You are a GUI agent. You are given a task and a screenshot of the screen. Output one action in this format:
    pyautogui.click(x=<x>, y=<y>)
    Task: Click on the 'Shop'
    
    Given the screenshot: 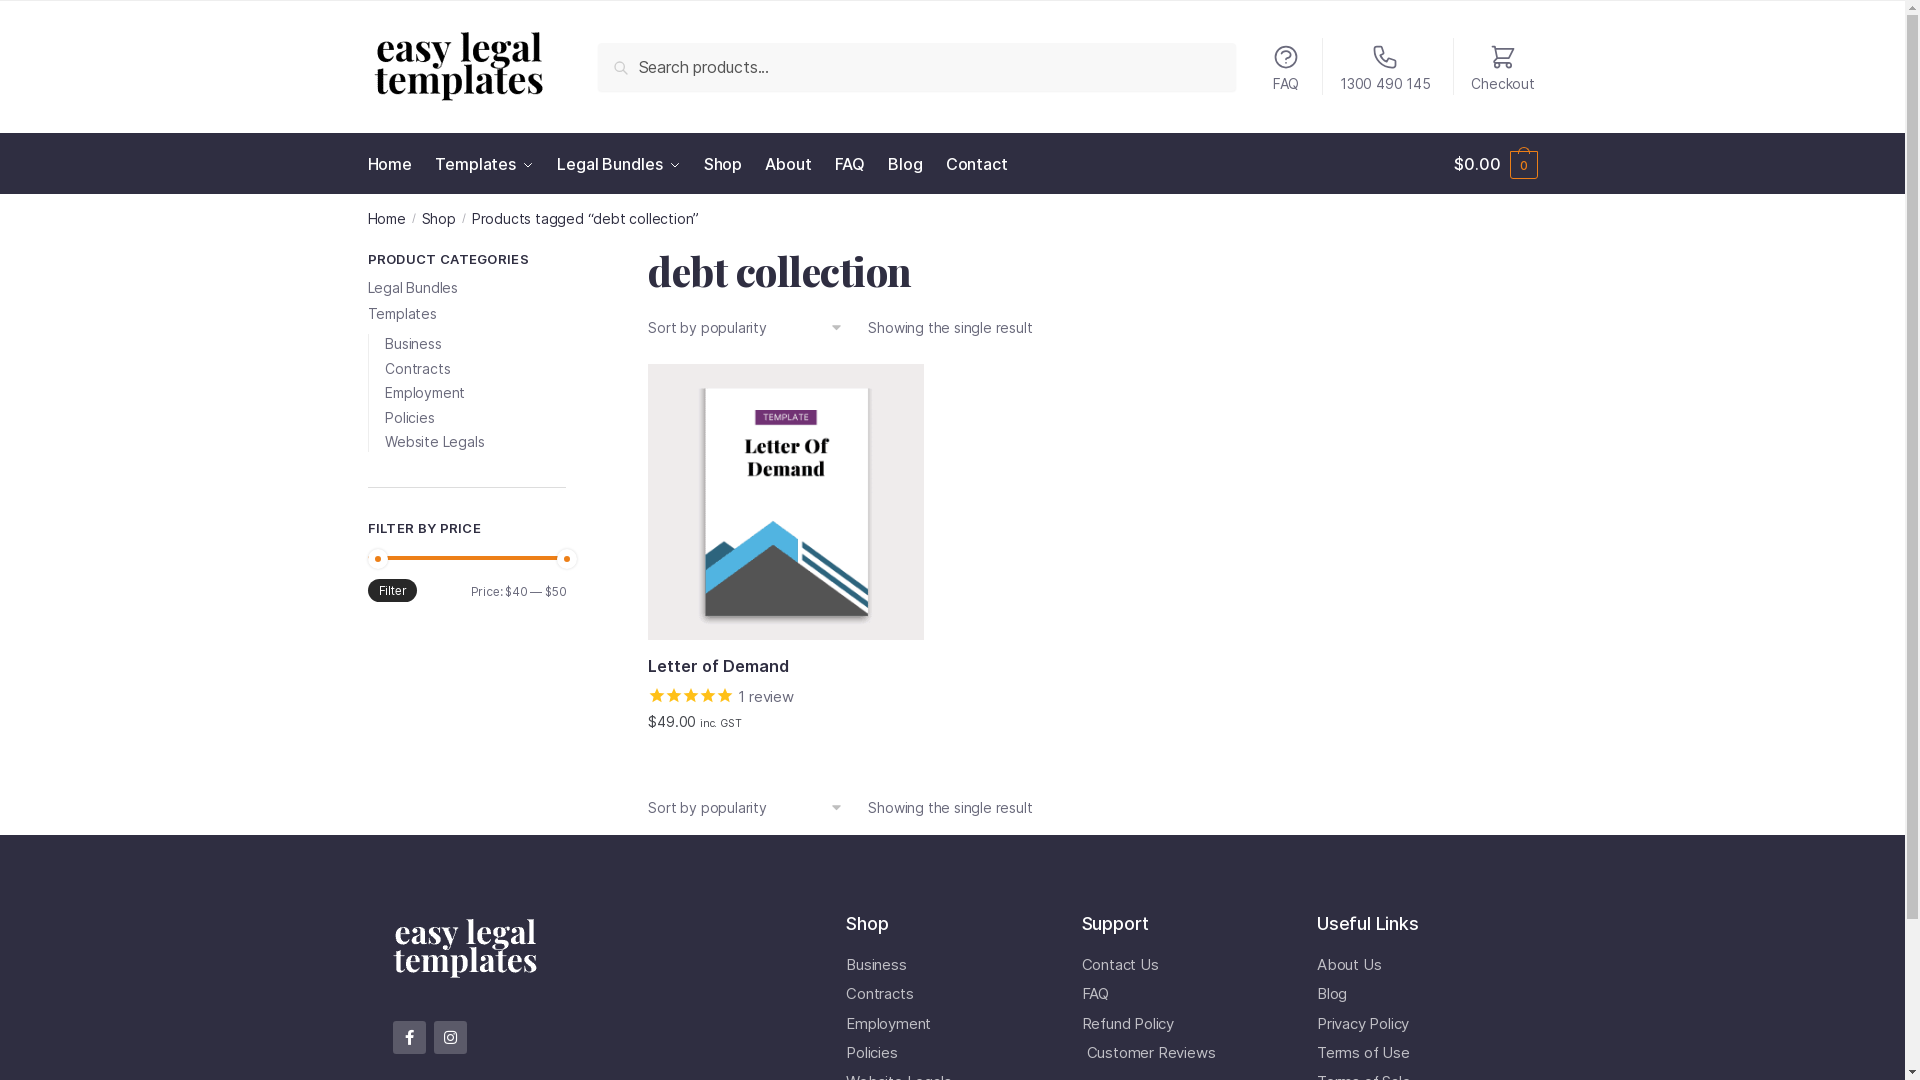 What is the action you would take?
    pyautogui.click(x=867, y=923)
    